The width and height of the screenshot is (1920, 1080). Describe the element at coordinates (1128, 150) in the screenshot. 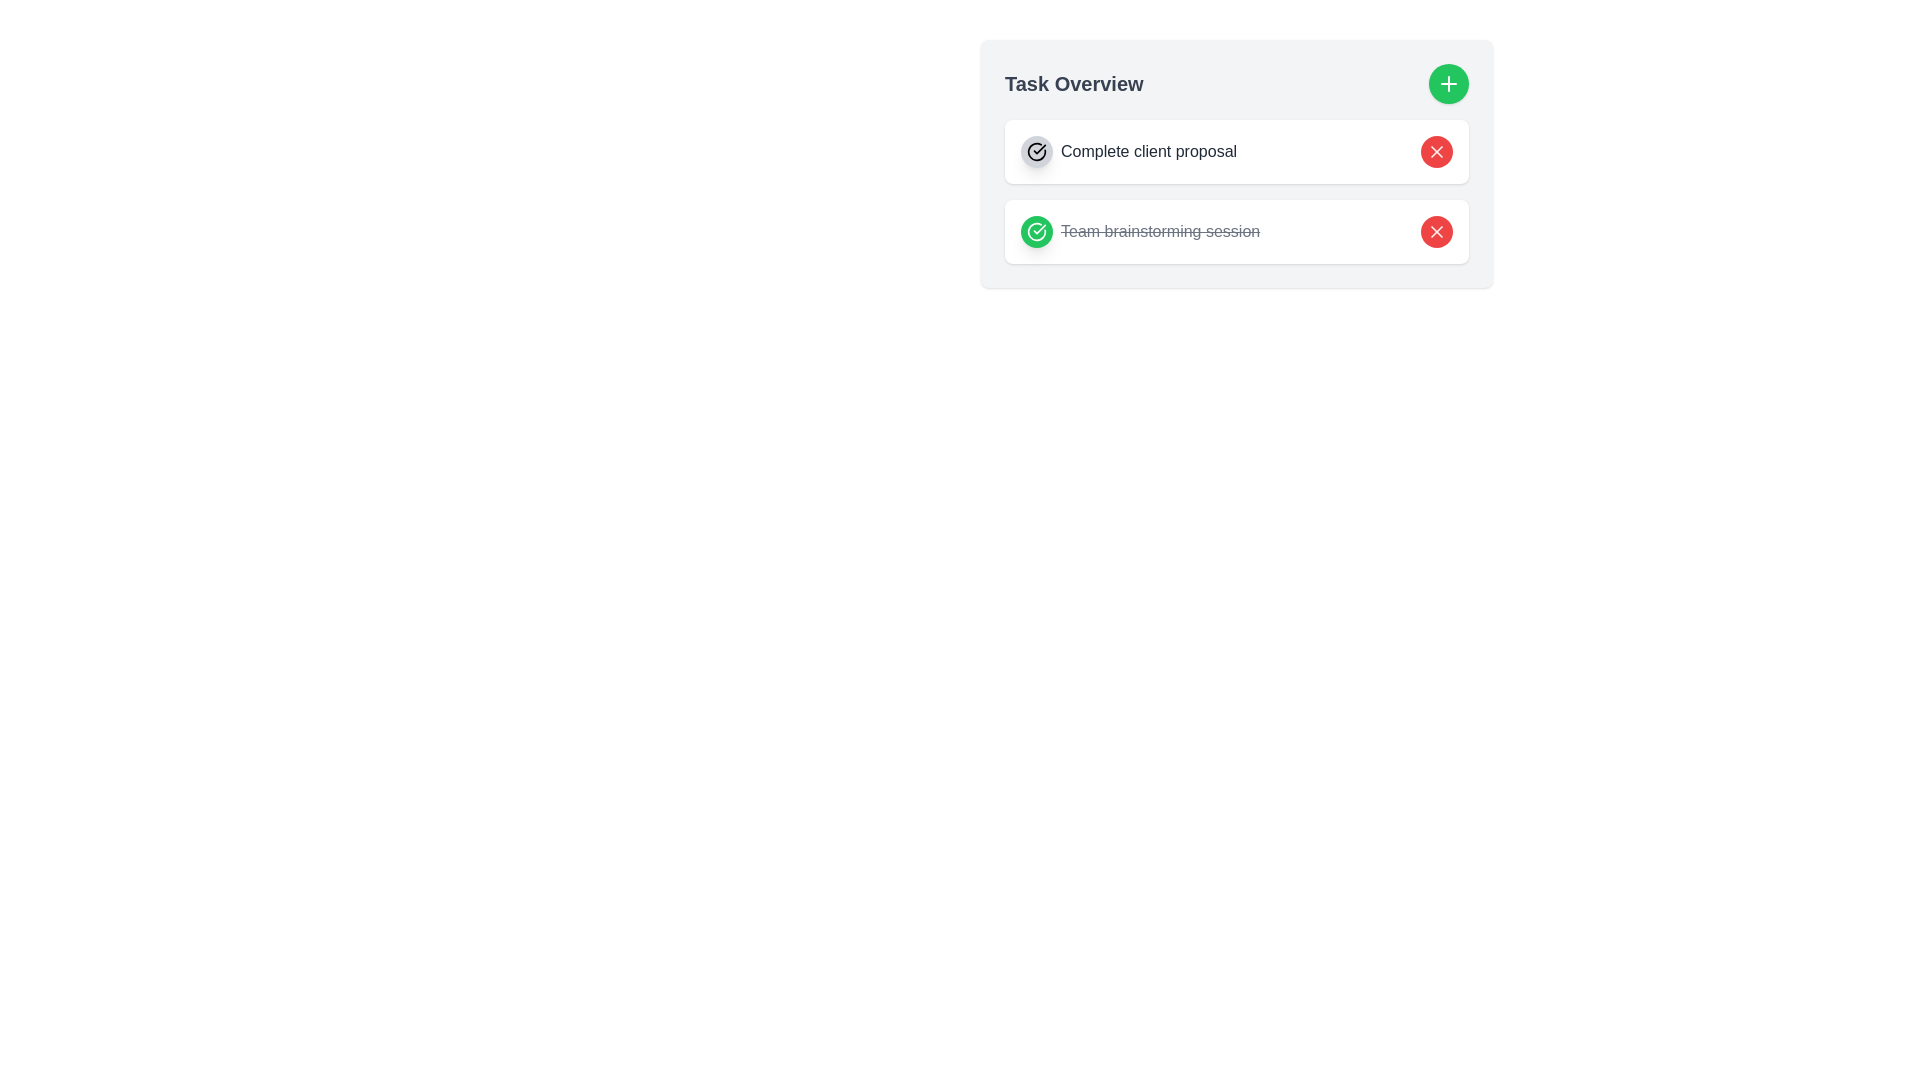

I see `first task label in the vertical list, which indicates 'Team brainstorming session'` at that location.